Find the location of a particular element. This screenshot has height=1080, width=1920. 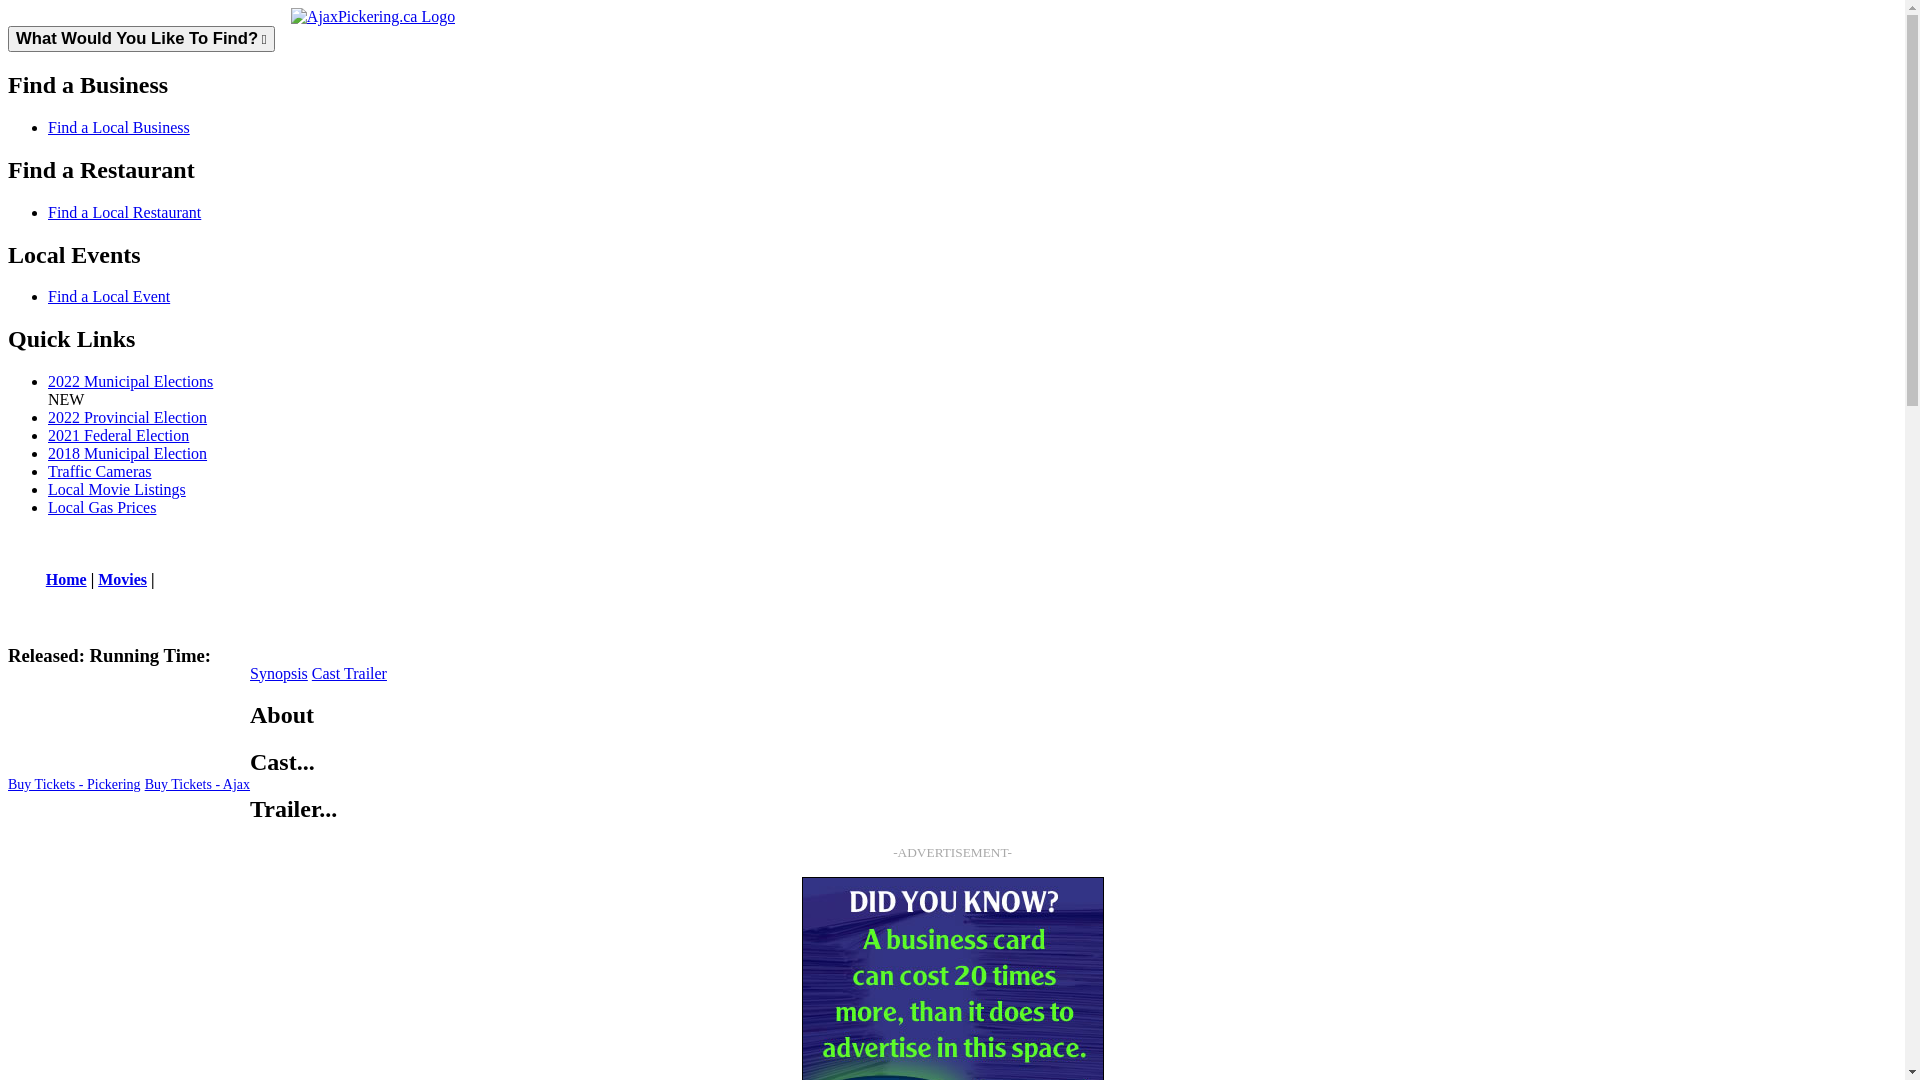

'Local Gas Prices' is located at coordinates (100, 506).